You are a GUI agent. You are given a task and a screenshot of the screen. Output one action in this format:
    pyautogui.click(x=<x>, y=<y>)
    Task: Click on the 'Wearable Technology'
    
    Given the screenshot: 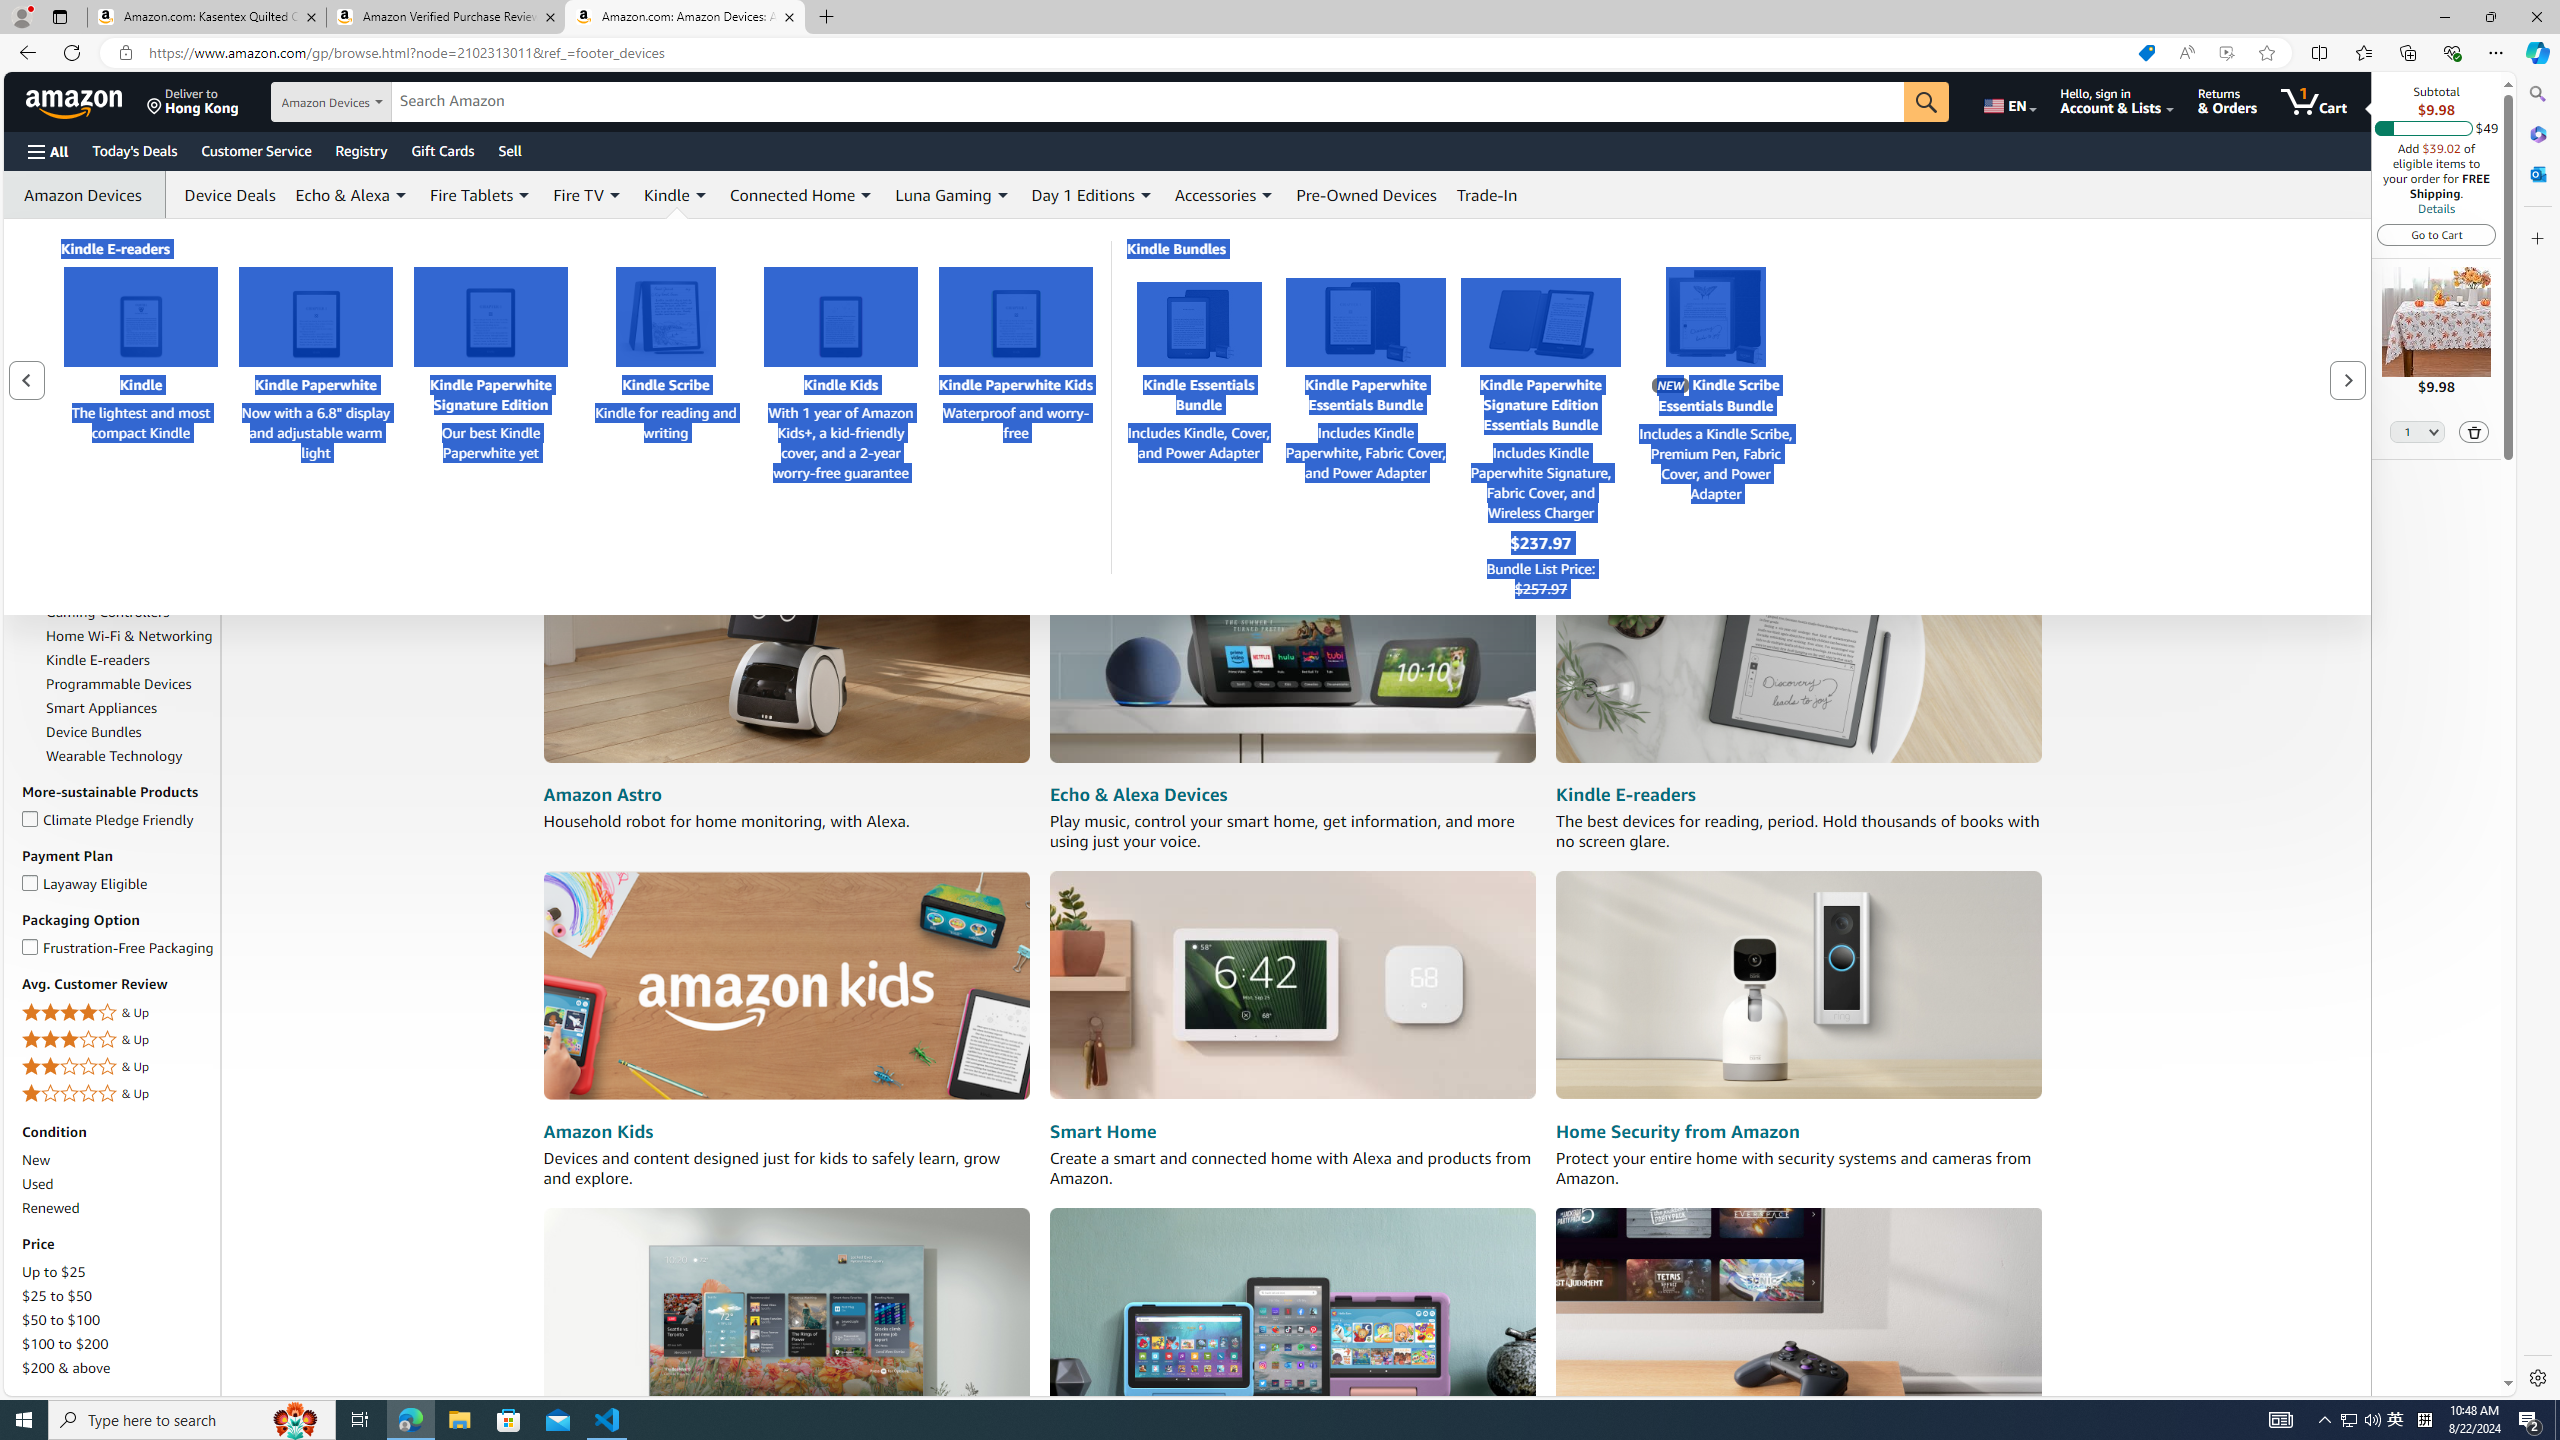 What is the action you would take?
    pyautogui.click(x=113, y=755)
    